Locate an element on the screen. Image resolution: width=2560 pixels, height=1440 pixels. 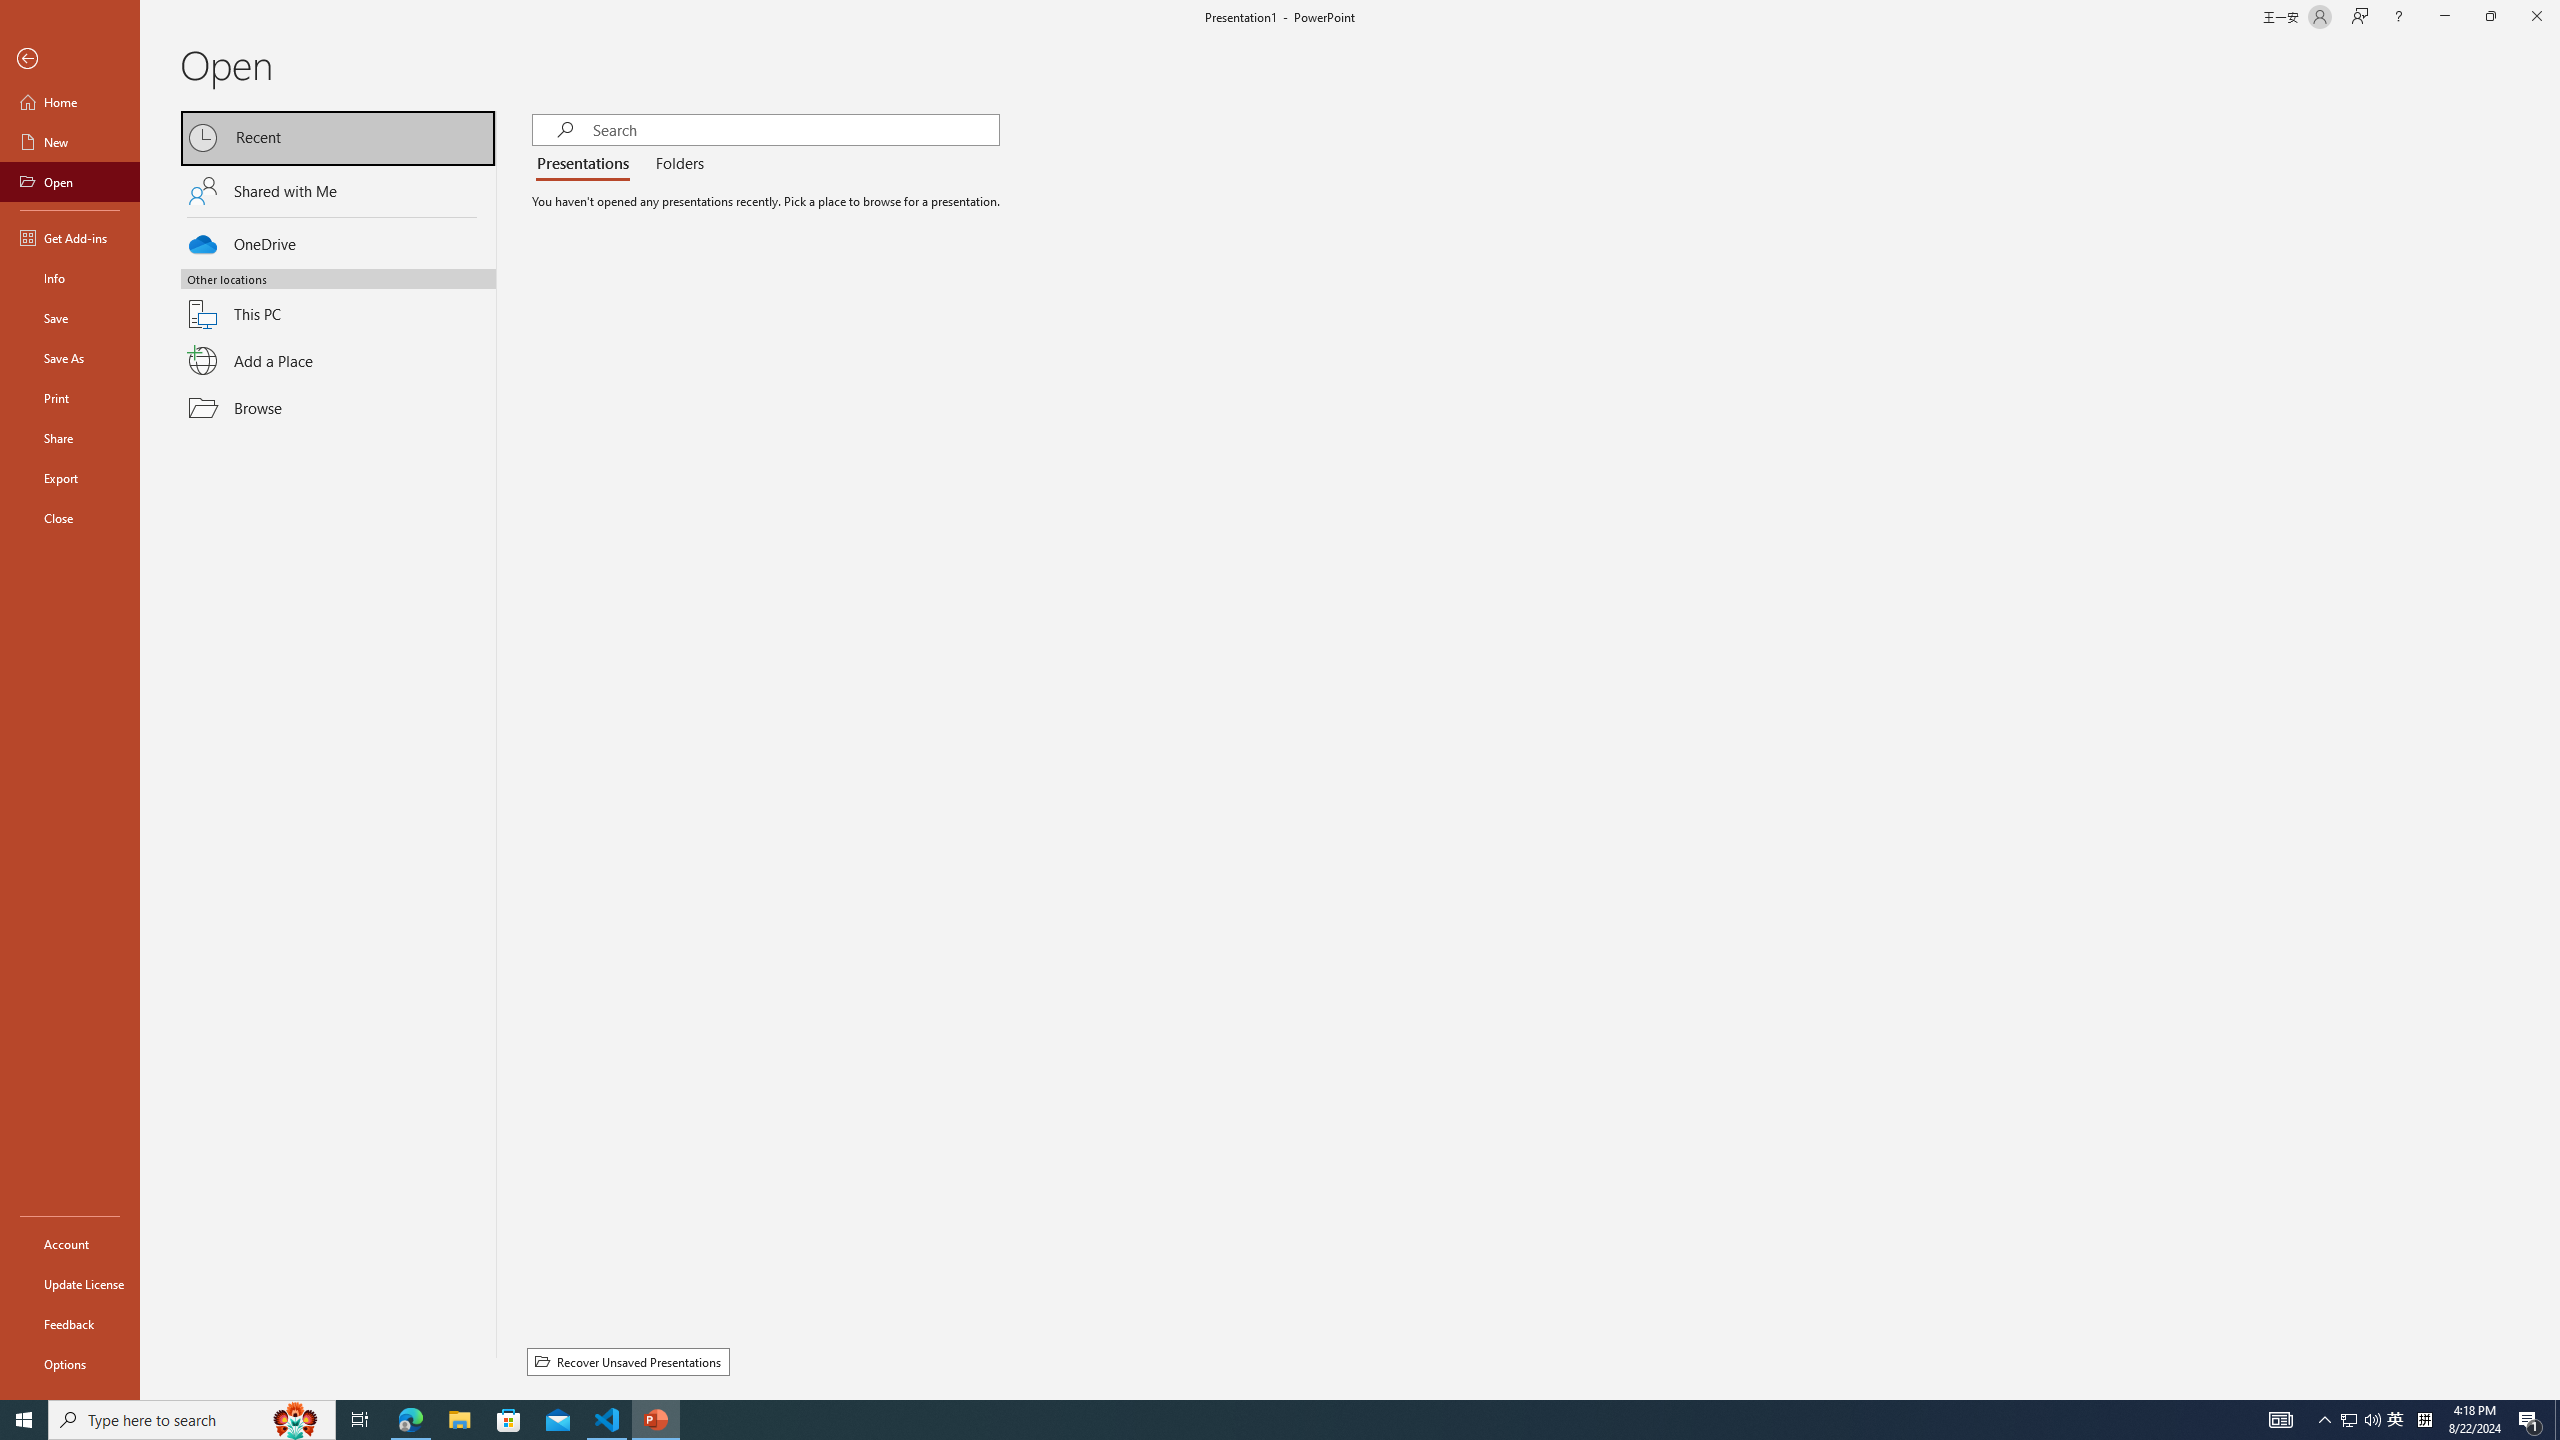
'Update License' is located at coordinates (69, 1283).